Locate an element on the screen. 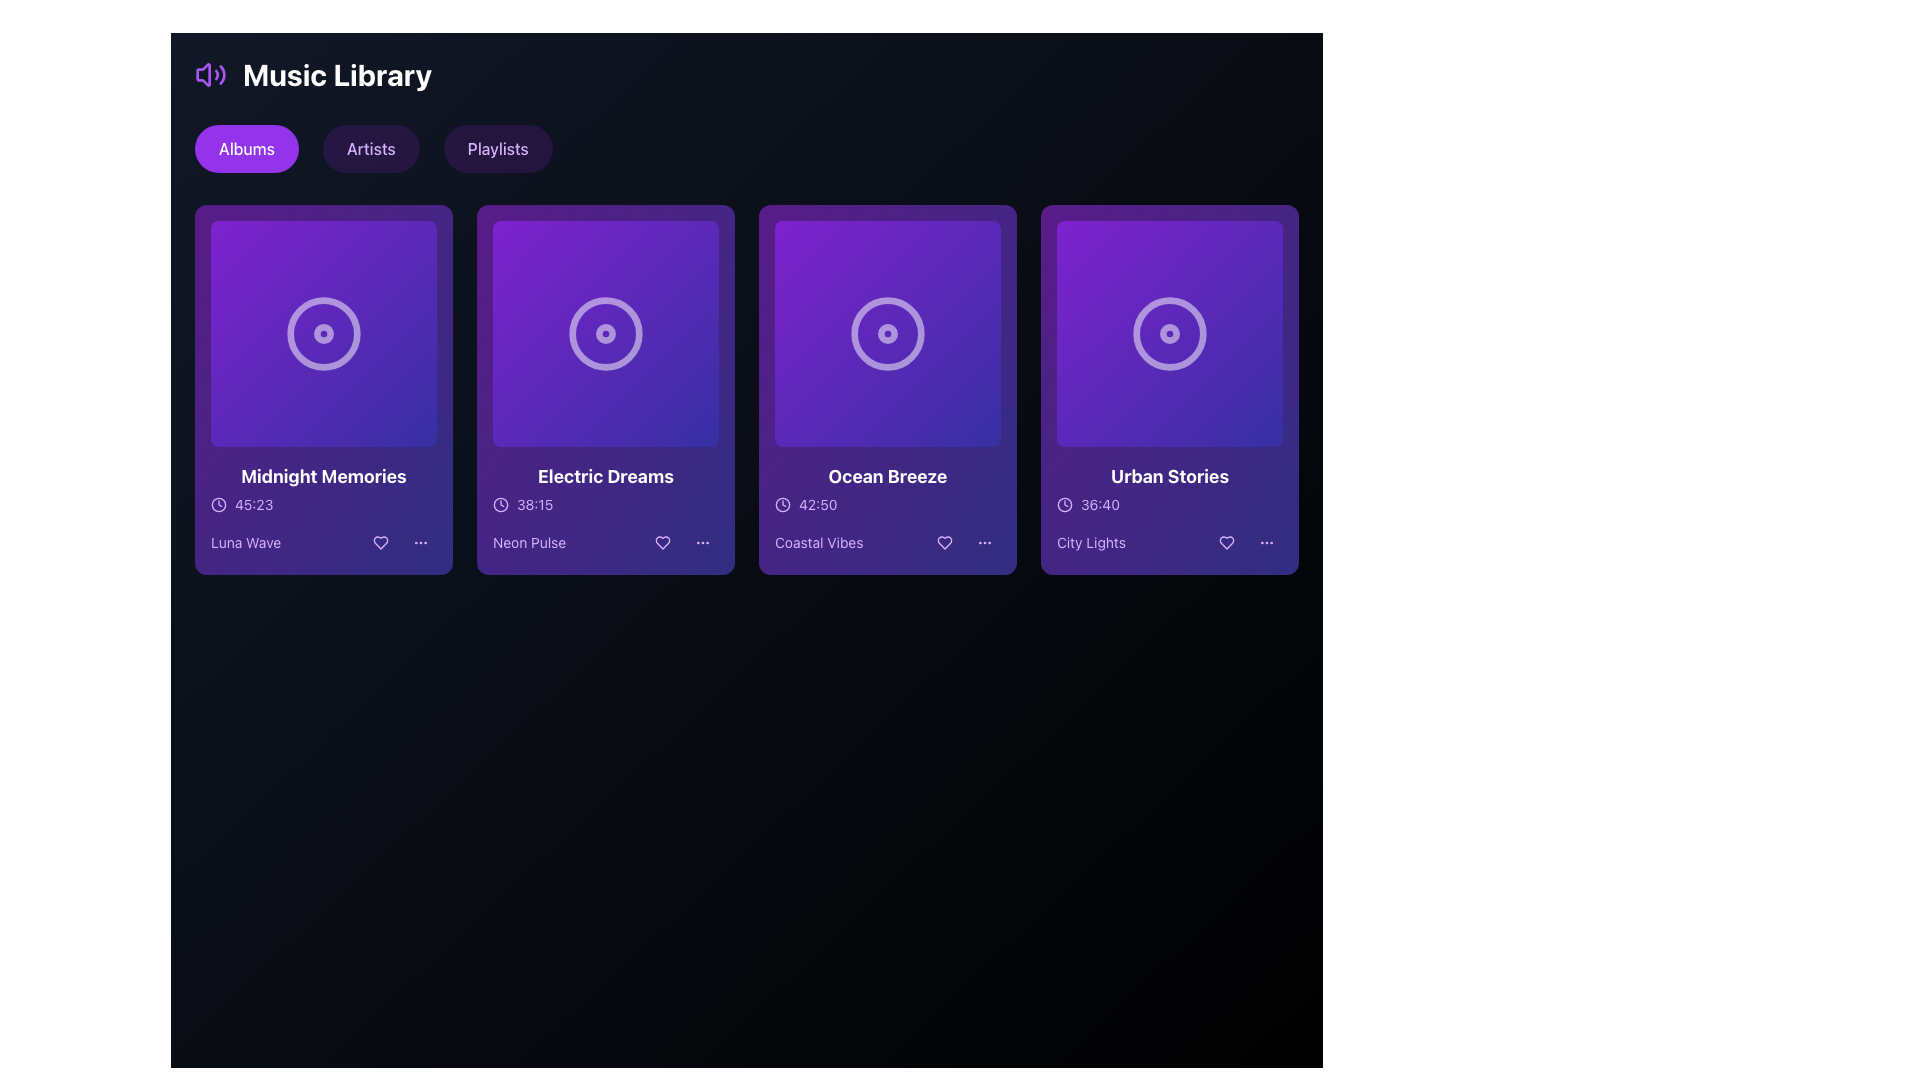 This screenshot has width=1920, height=1080. the circular icon resembling a disc with a semi-transparent white color, located centrally within the 'Electric Dreams' card in the grid layout is located at coordinates (604, 333).